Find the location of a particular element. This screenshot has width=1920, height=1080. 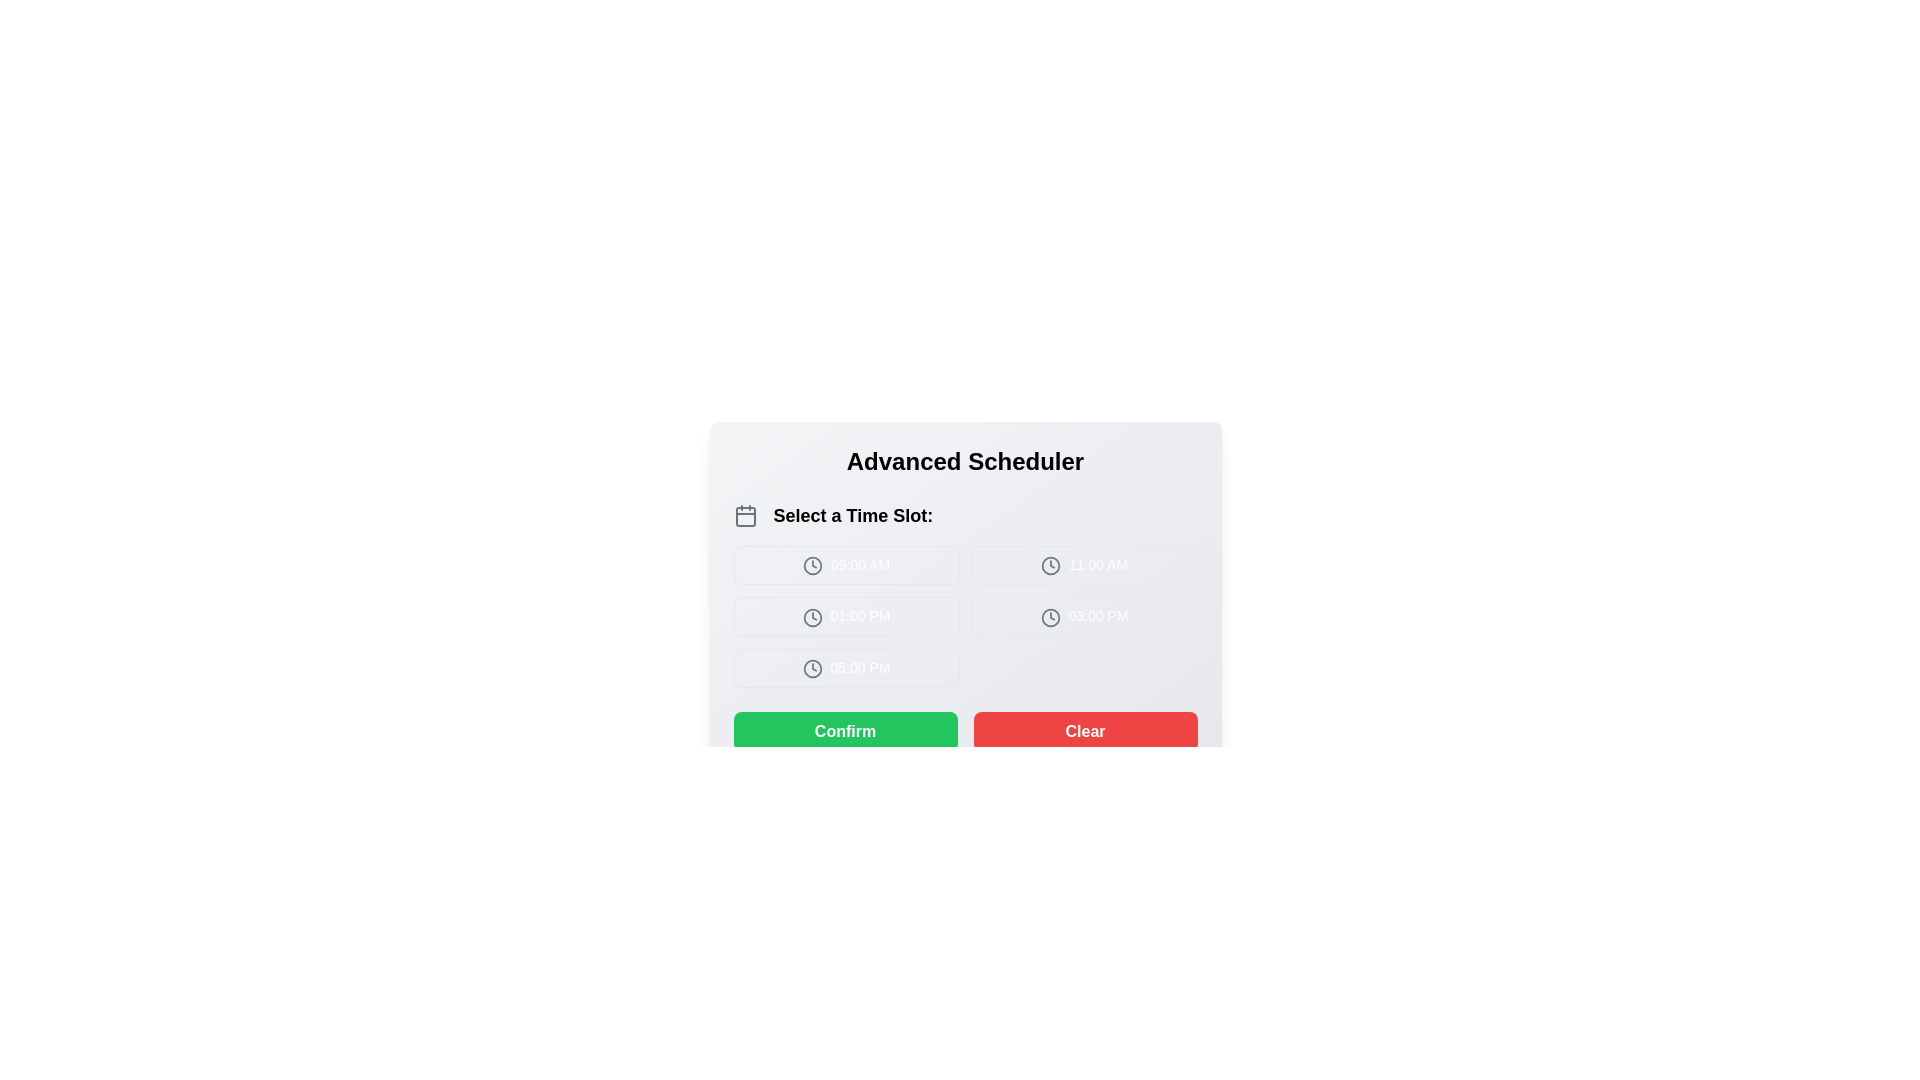

the '03:00 PM' time slot button using the keyboard for accessibility is located at coordinates (1083, 616).